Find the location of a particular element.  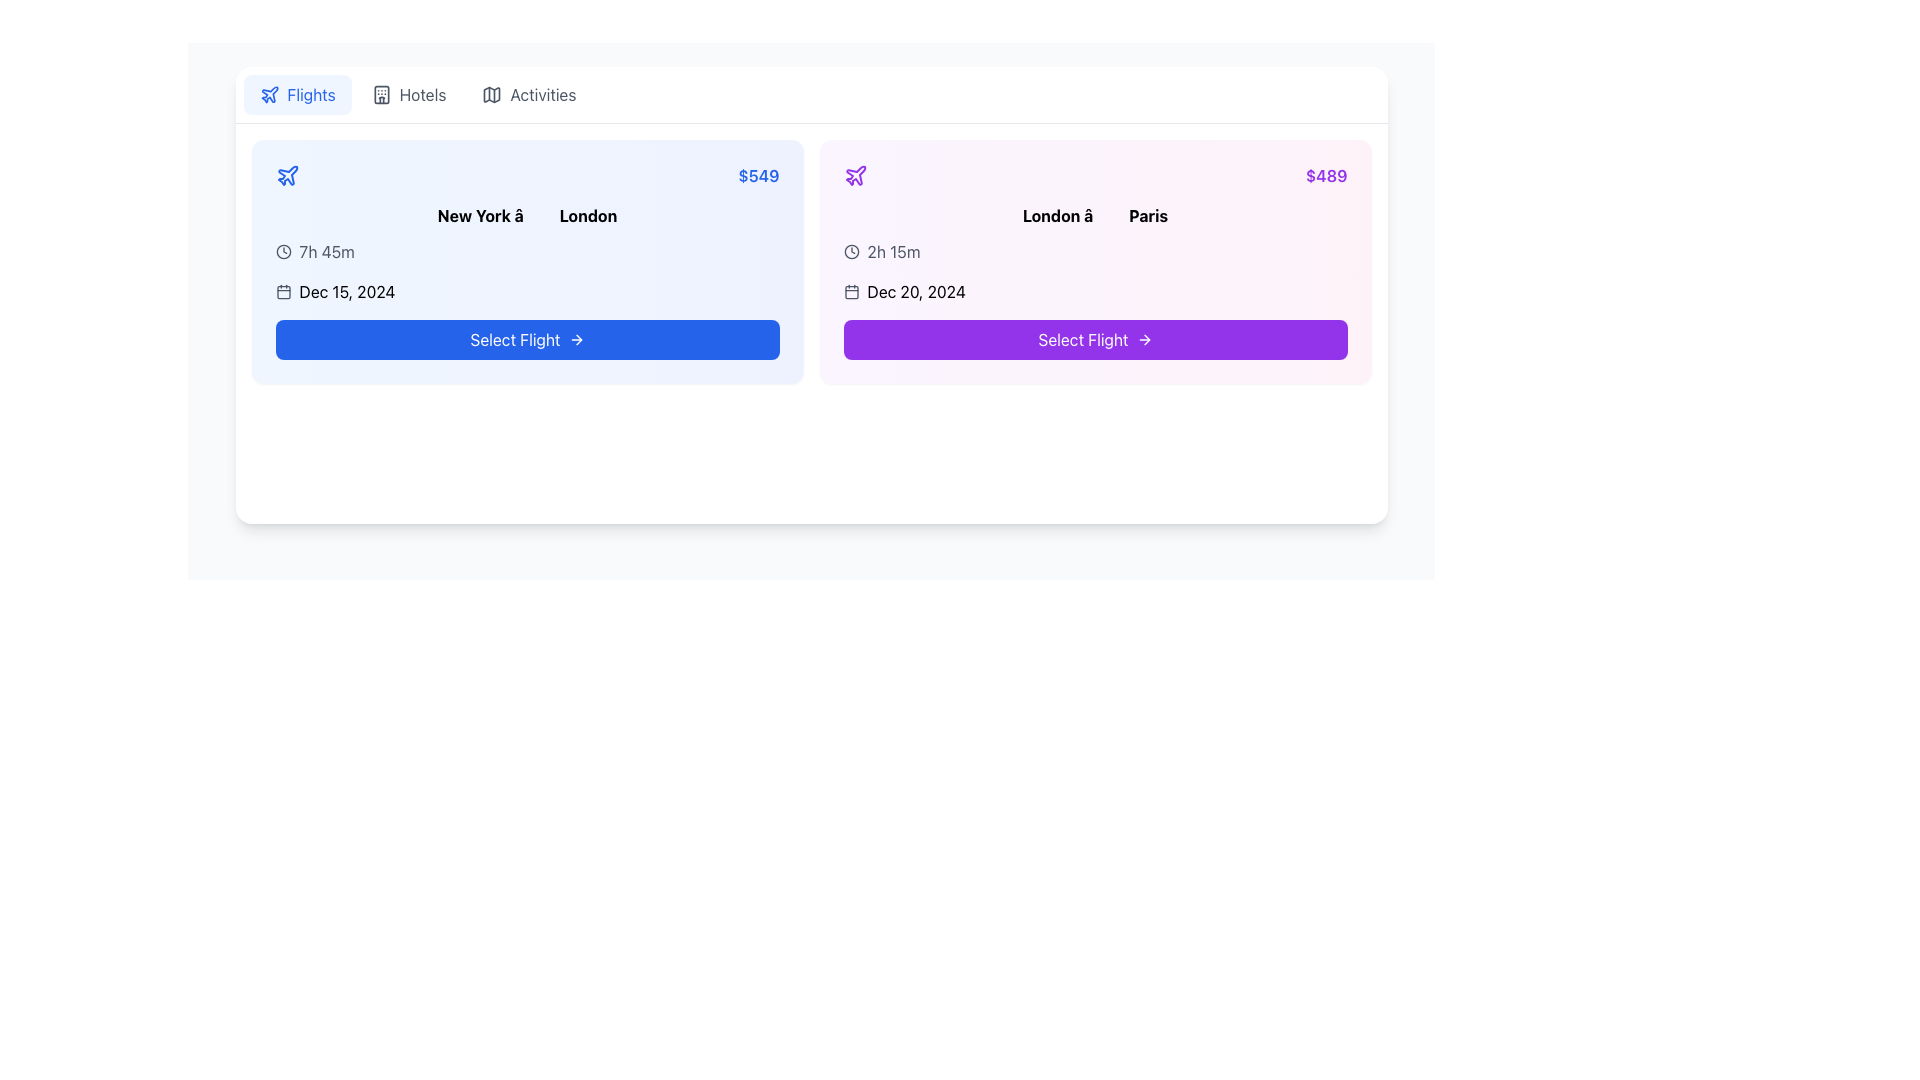

the Navigation bar with tabs is located at coordinates (811, 95).